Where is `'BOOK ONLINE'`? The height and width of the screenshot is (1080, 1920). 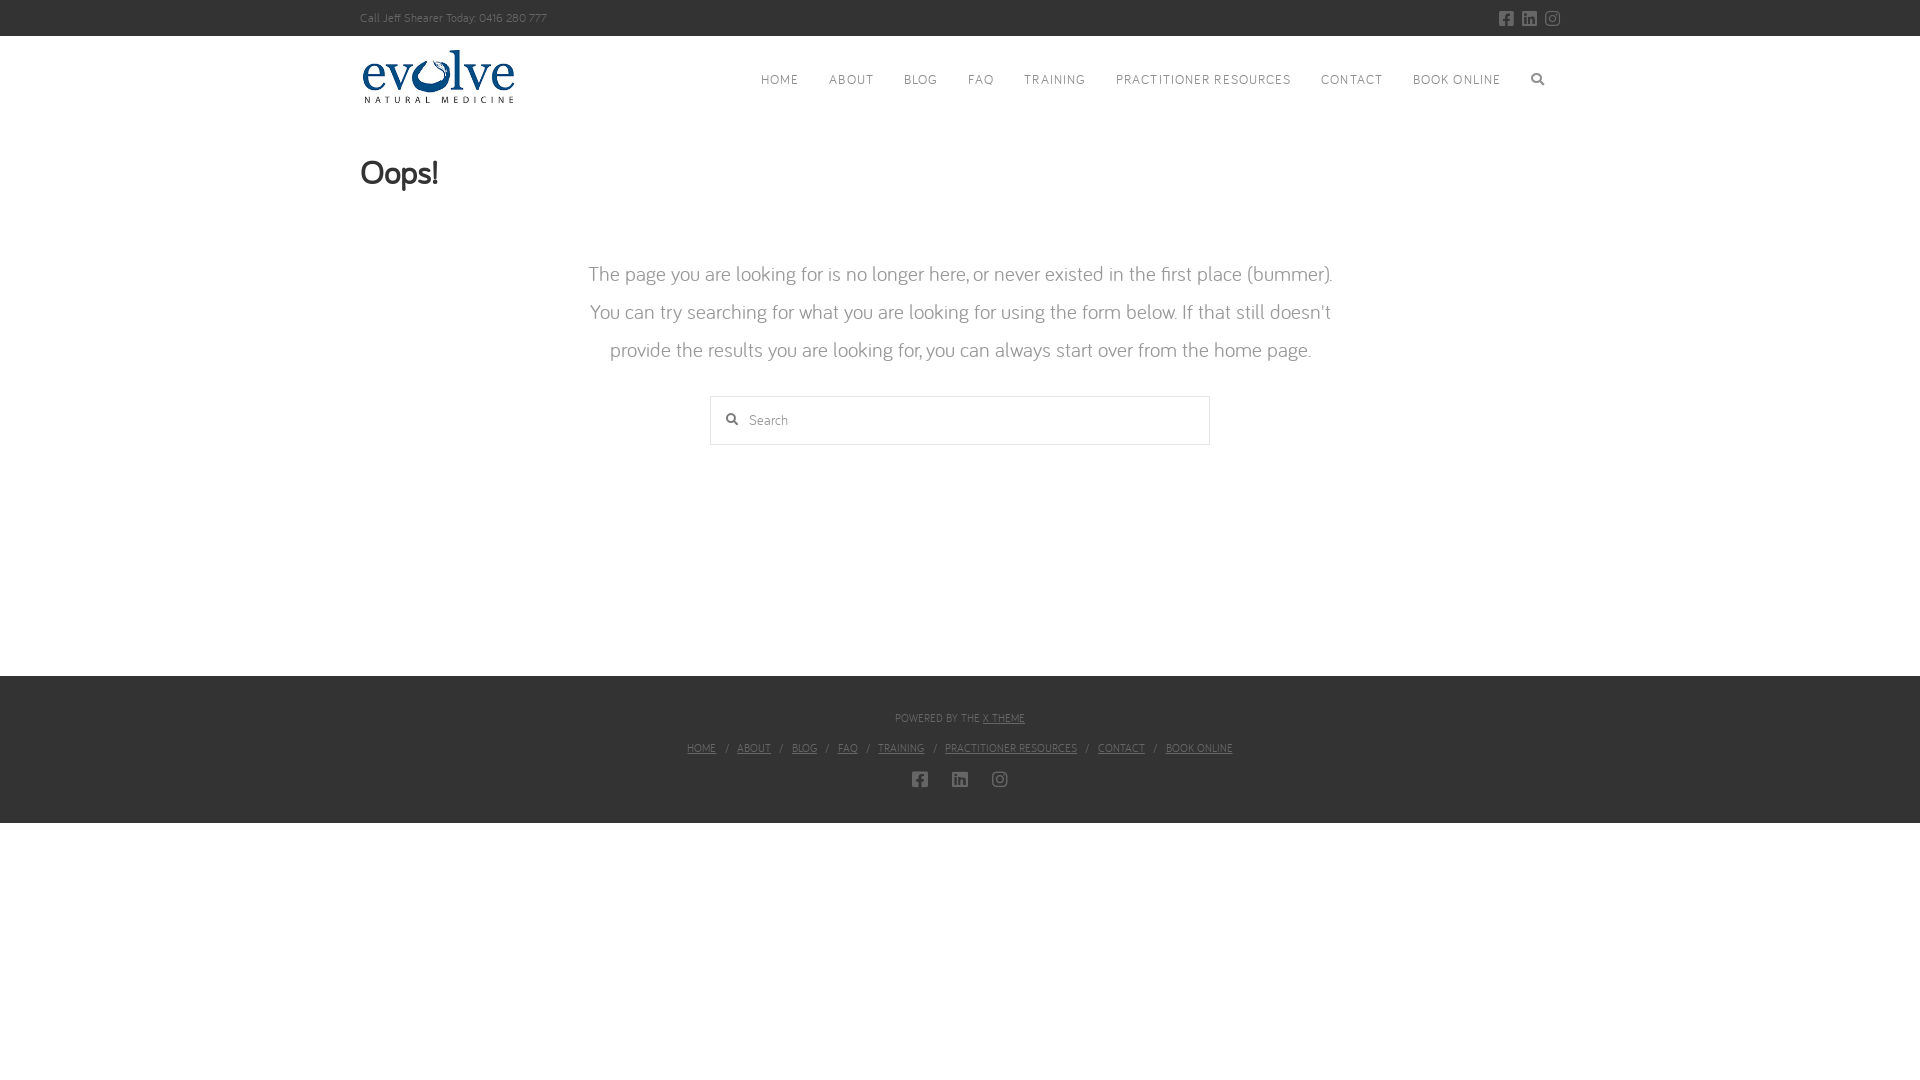
'BOOK ONLINE' is located at coordinates (1457, 80).